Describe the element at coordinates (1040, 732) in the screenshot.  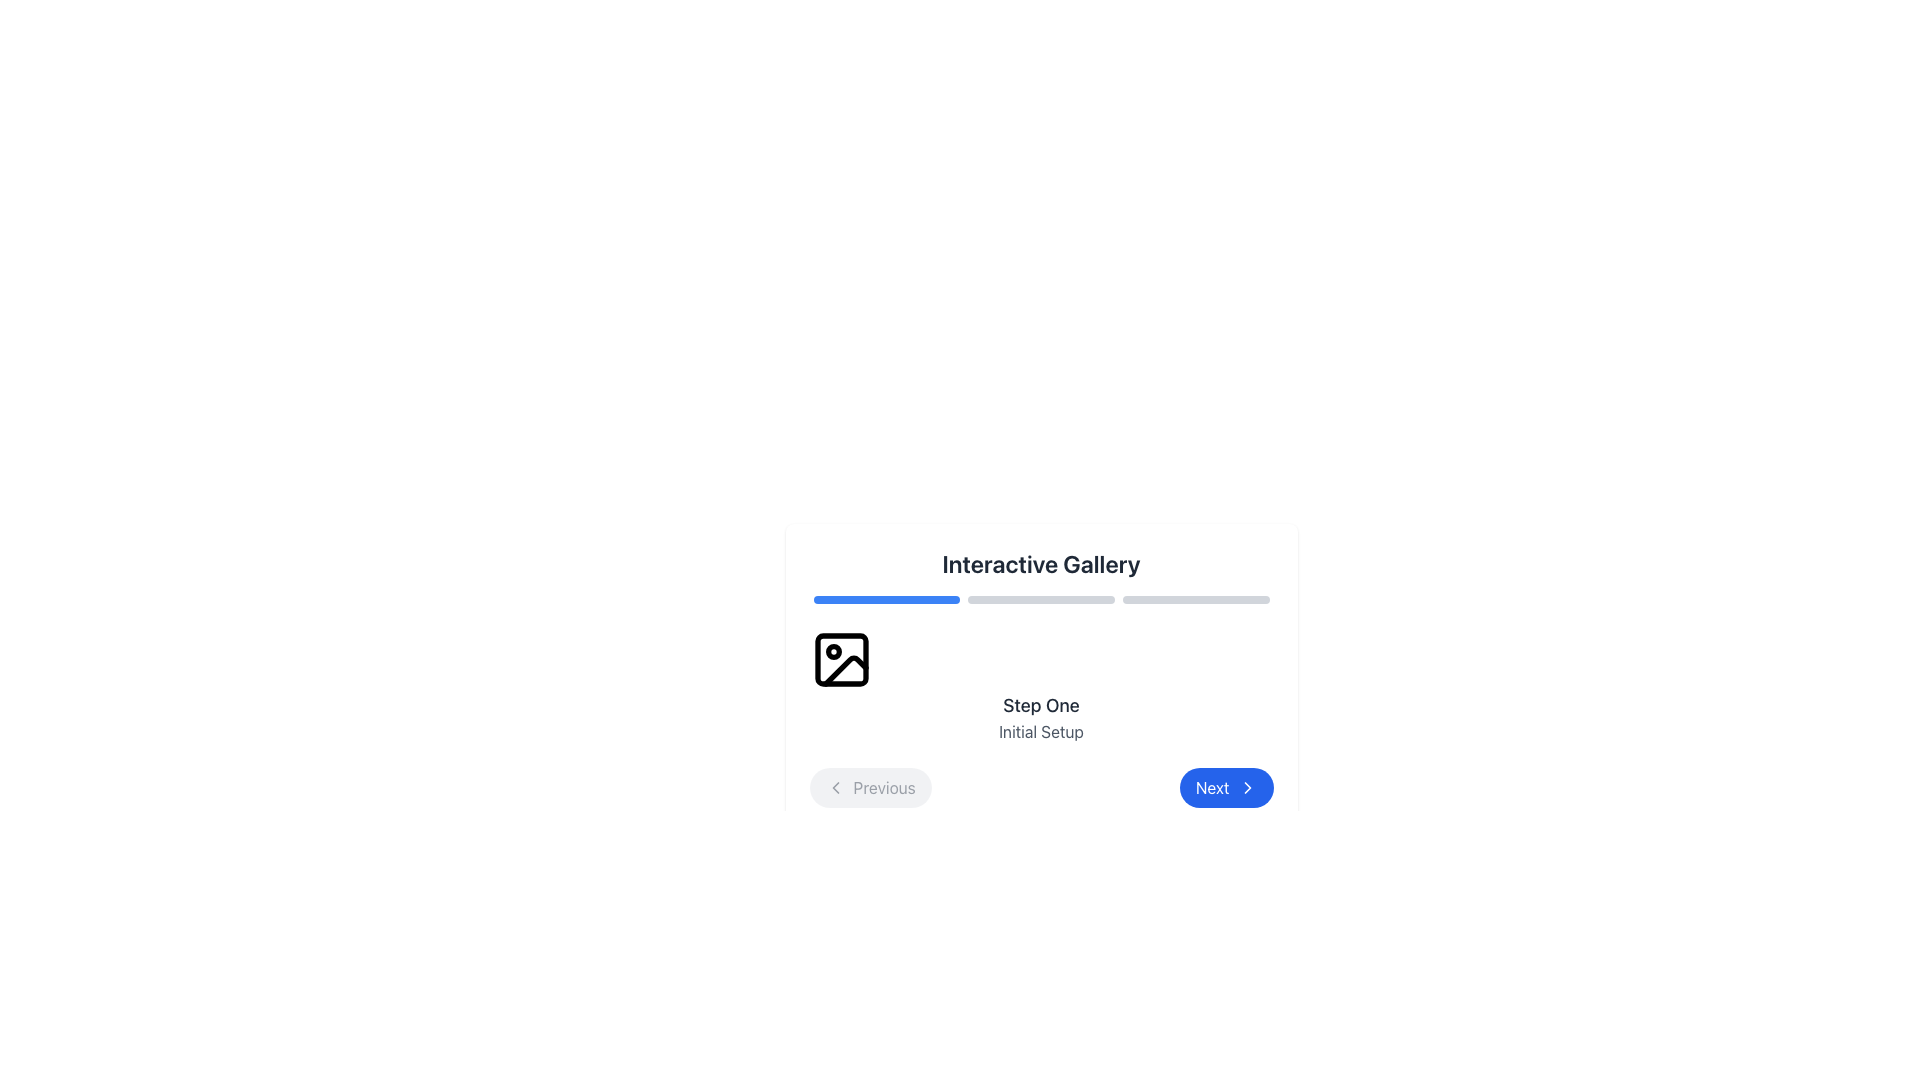
I see `the 'Initial Setup' text label, which is a grayish colored subtitle located directly beneath the 'Step One' text in the stepwise navigation interface` at that location.